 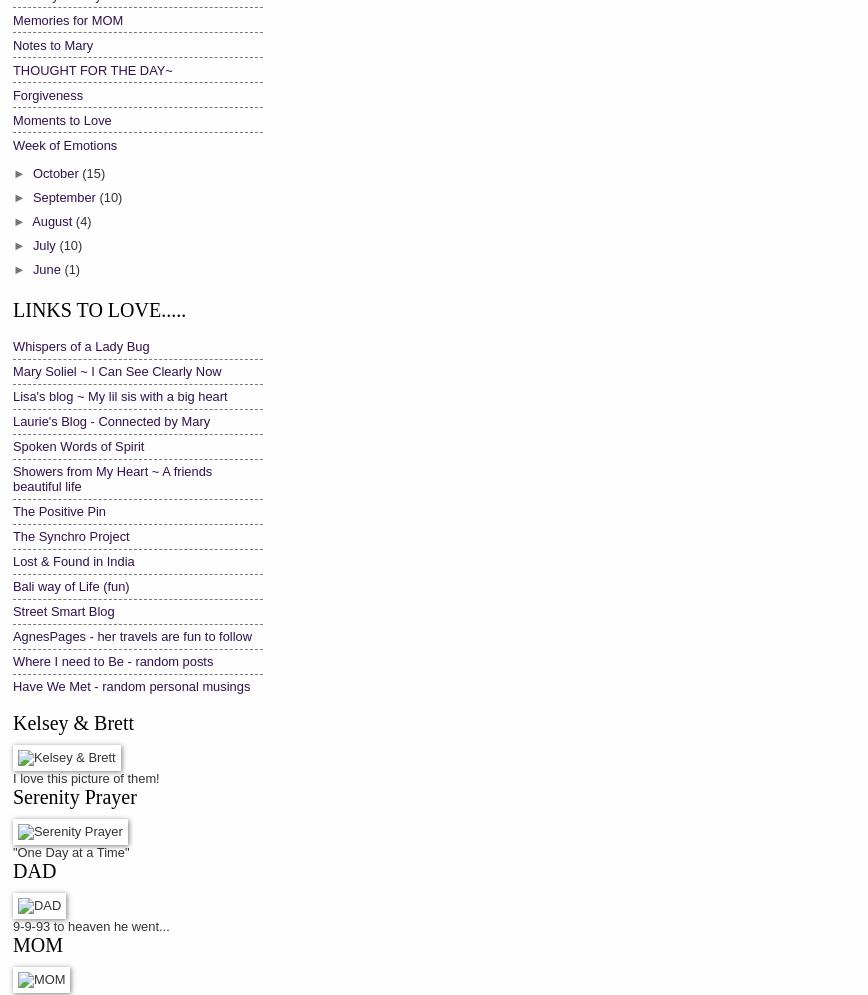 I want to click on 'July', so click(x=45, y=245).